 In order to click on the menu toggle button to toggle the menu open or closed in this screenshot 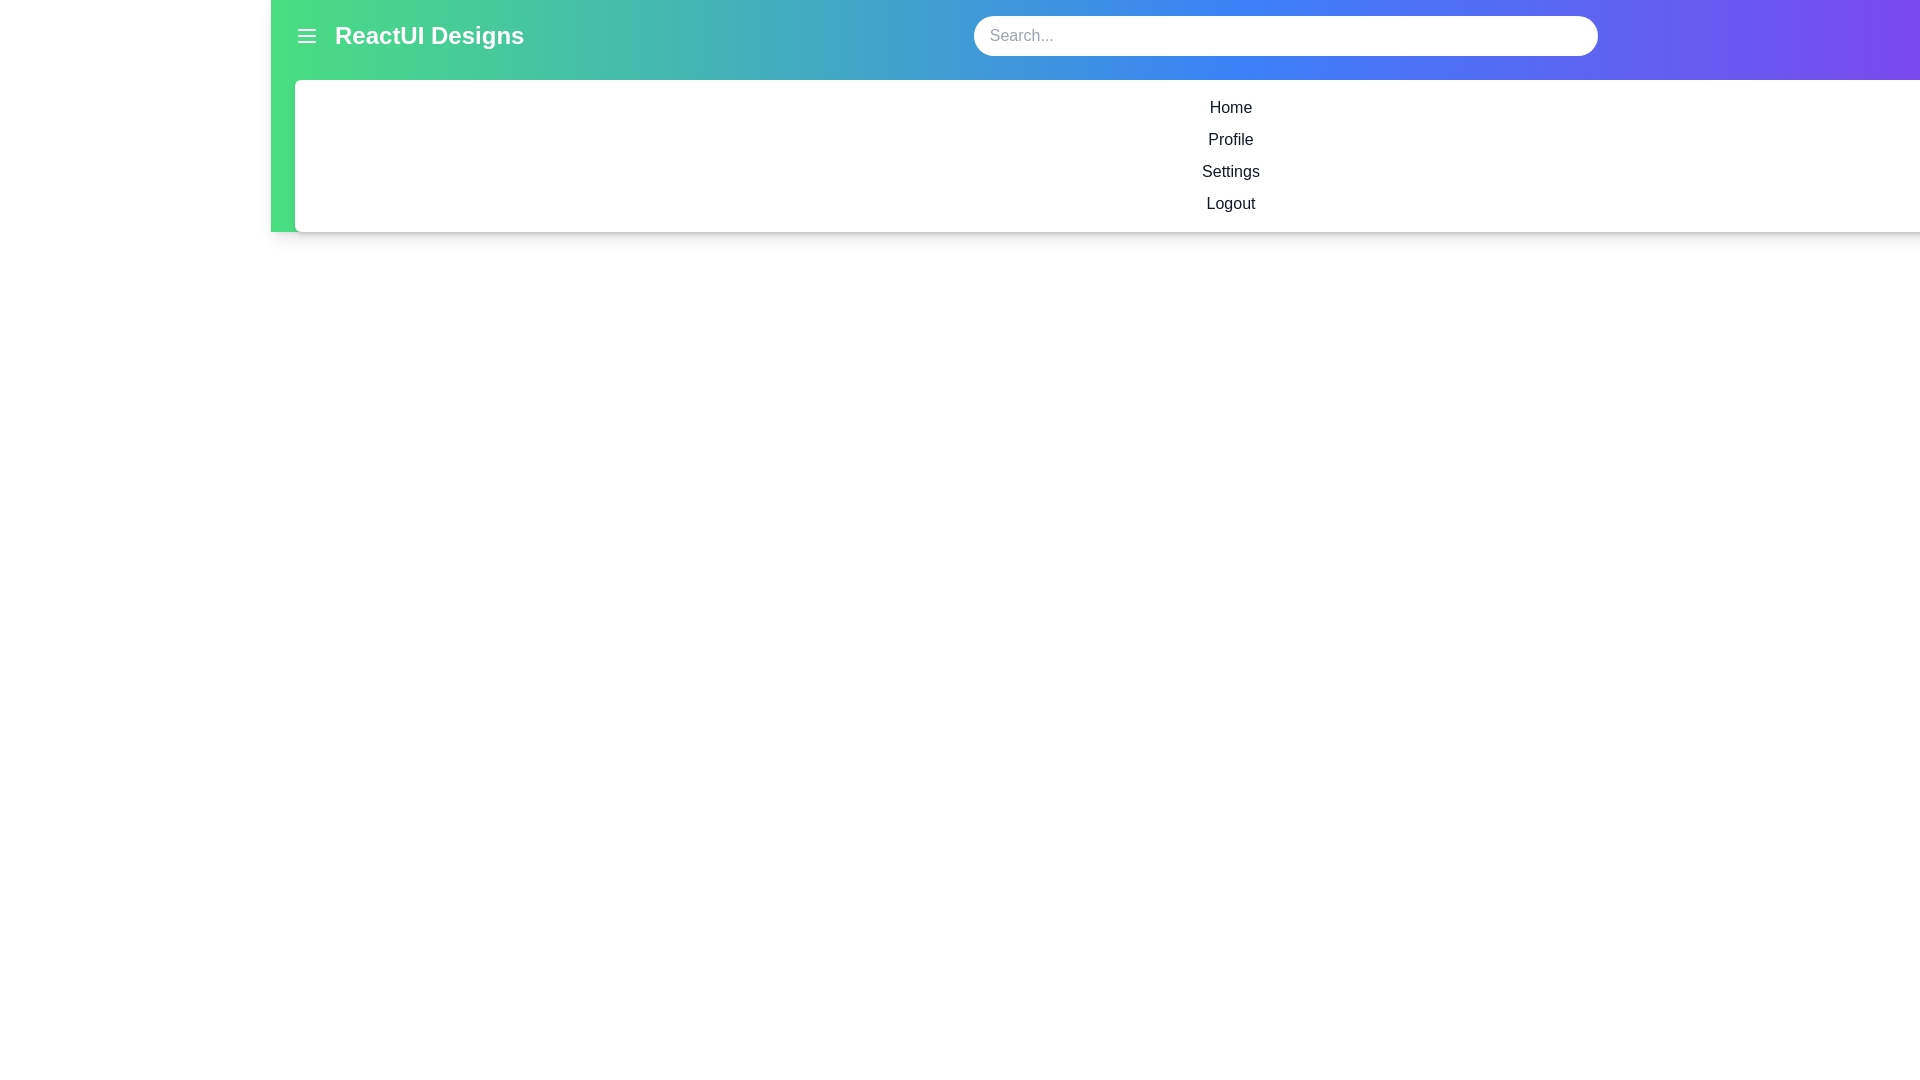, I will do `click(306, 35)`.